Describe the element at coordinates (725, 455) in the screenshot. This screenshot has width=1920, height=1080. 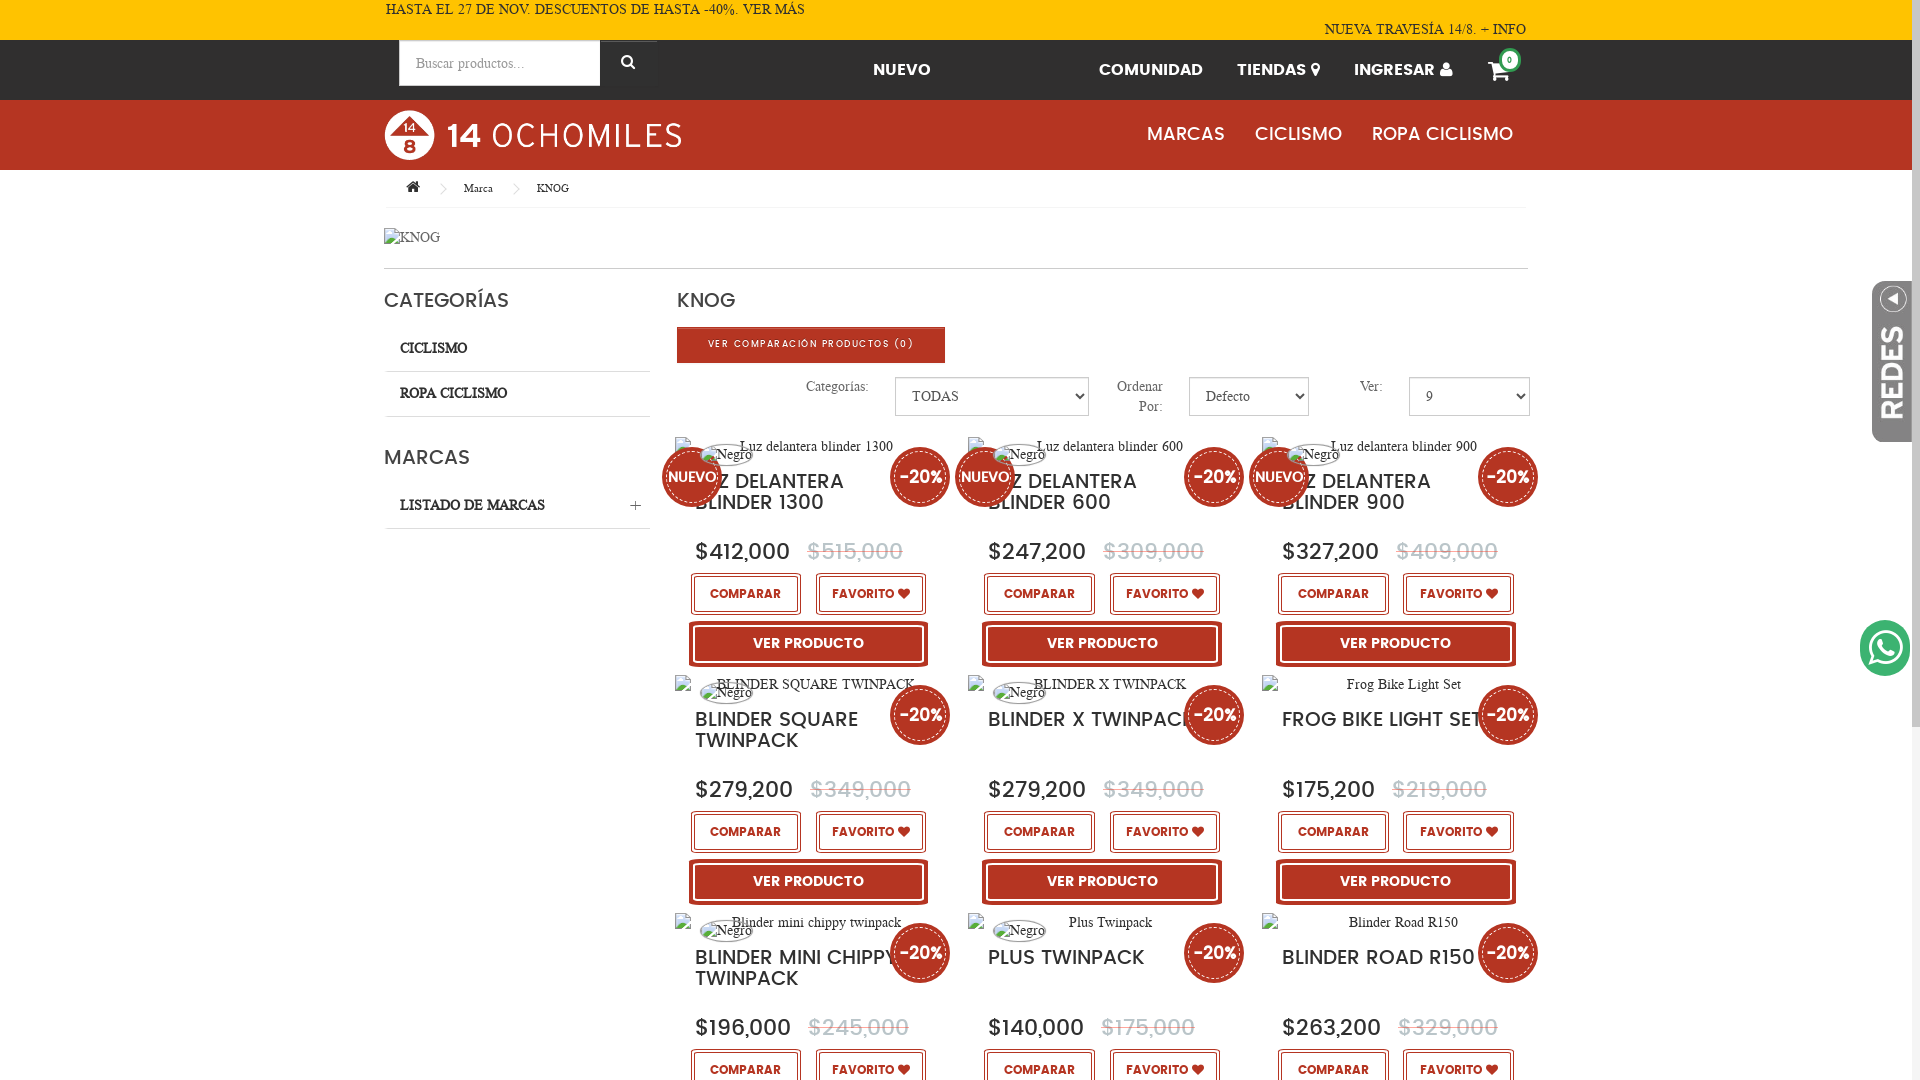
I see `'Negro'` at that location.